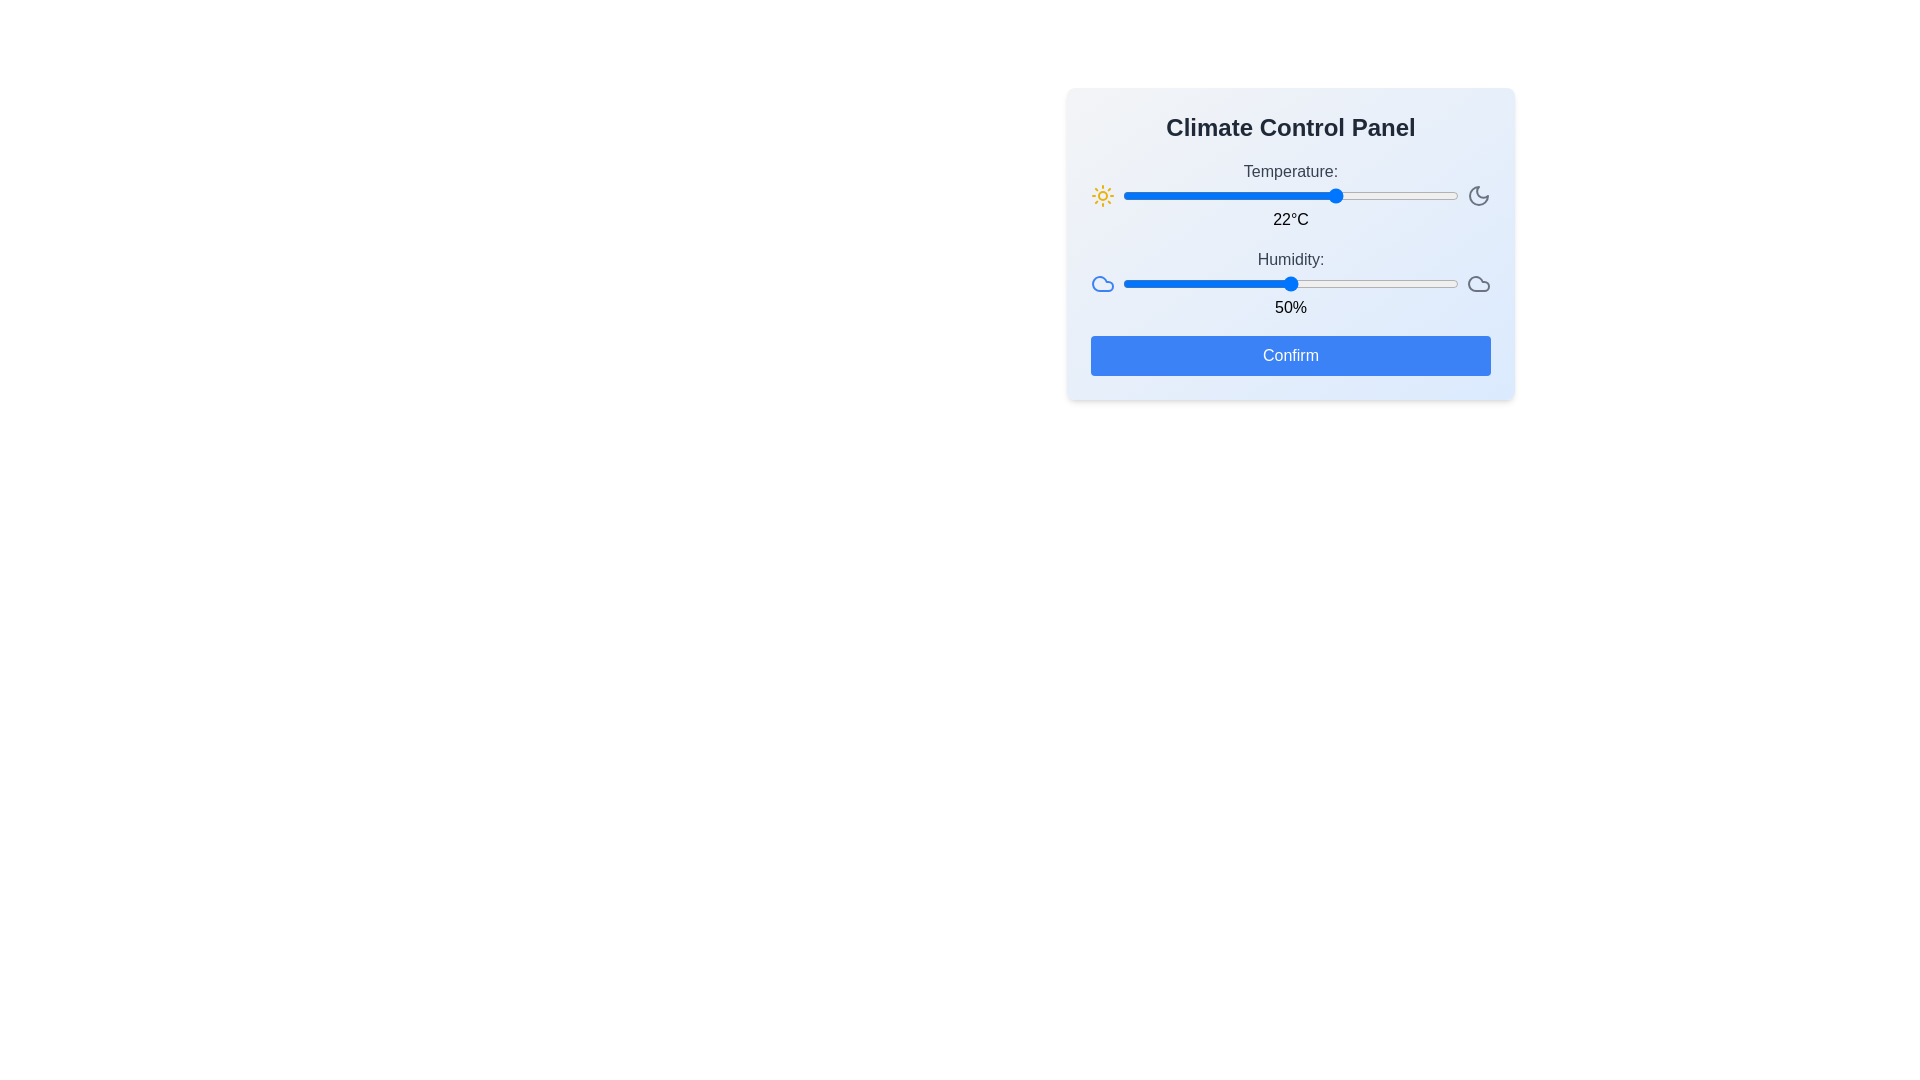  I want to click on the temperature slider to -6°C, so click(1149, 196).